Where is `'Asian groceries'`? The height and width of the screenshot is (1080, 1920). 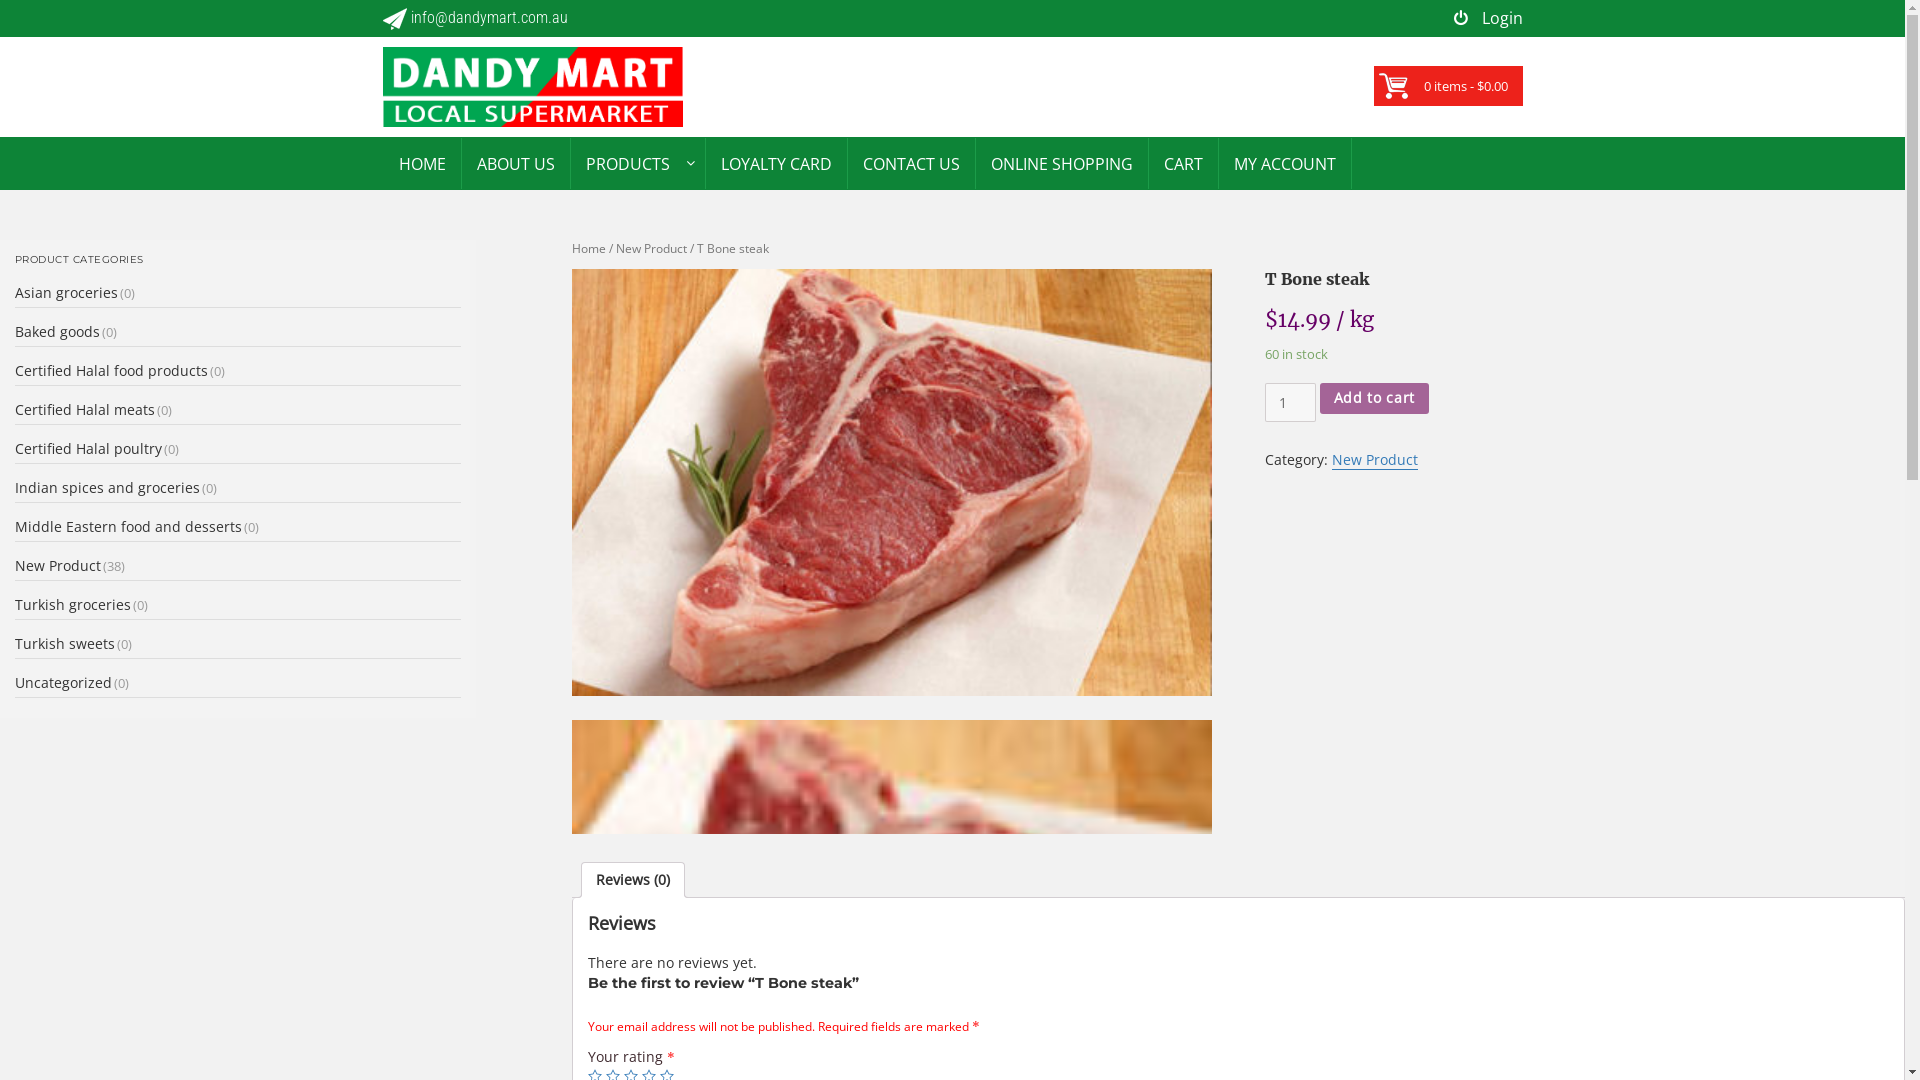
'Asian groceries' is located at coordinates (66, 292).